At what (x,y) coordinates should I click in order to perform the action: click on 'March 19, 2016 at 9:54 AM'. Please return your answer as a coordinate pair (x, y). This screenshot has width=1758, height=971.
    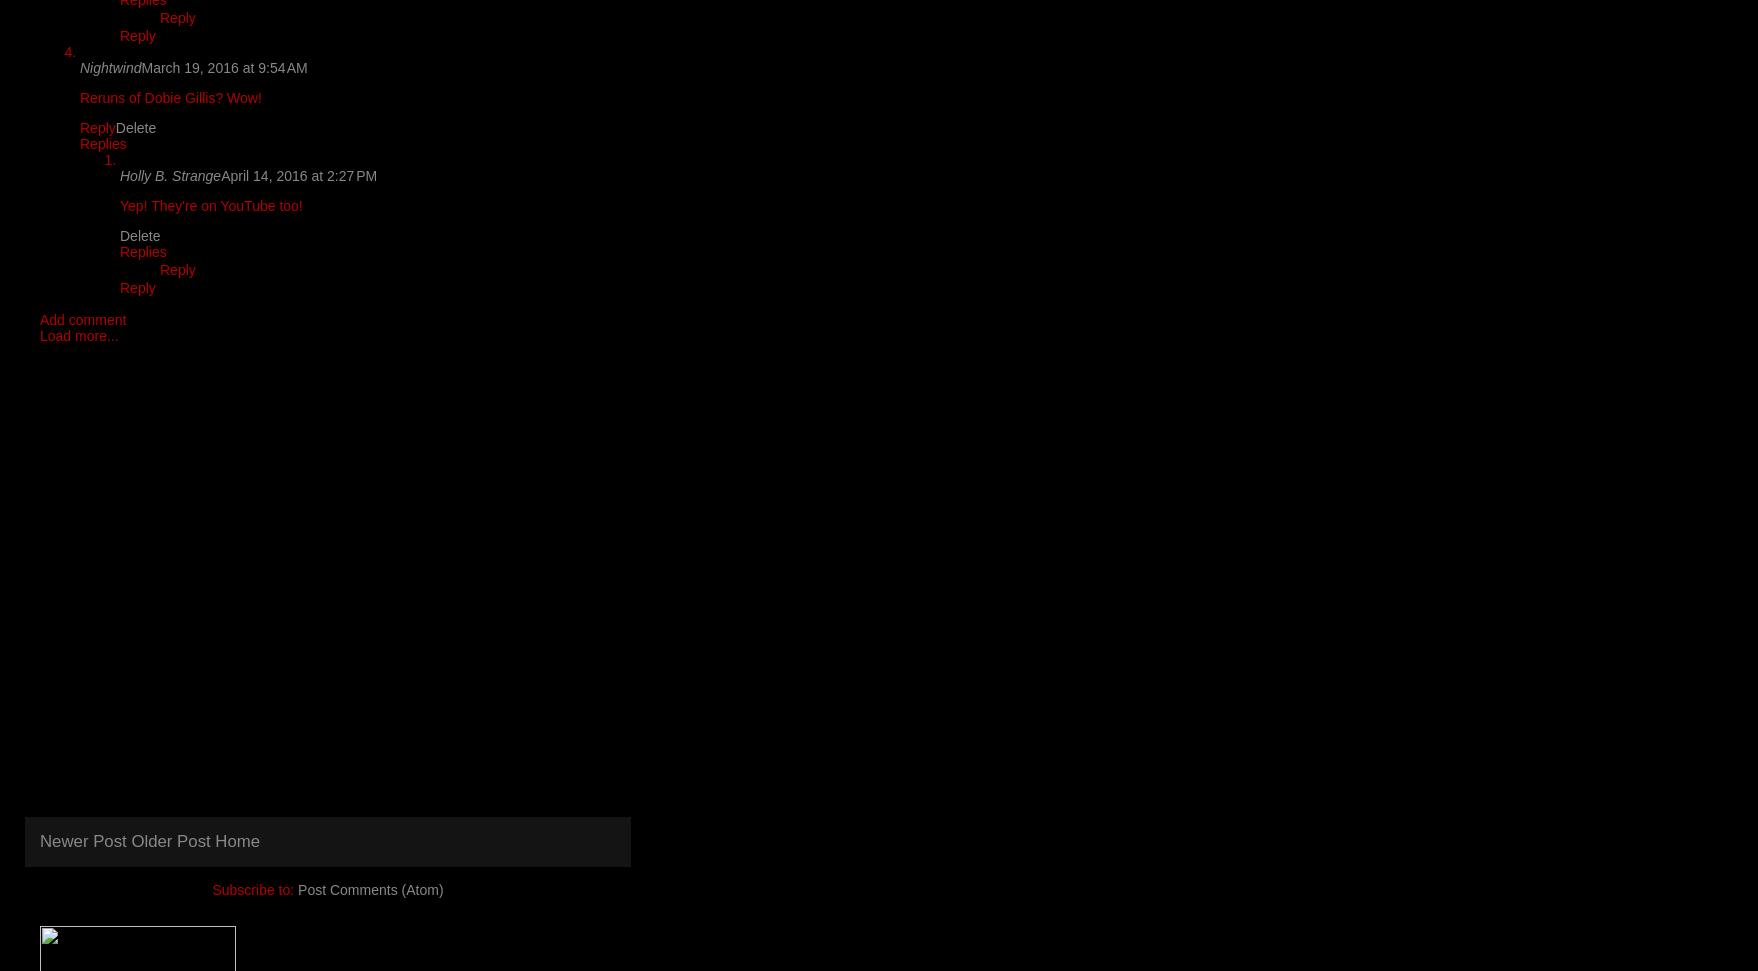
    Looking at the image, I should click on (222, 66).